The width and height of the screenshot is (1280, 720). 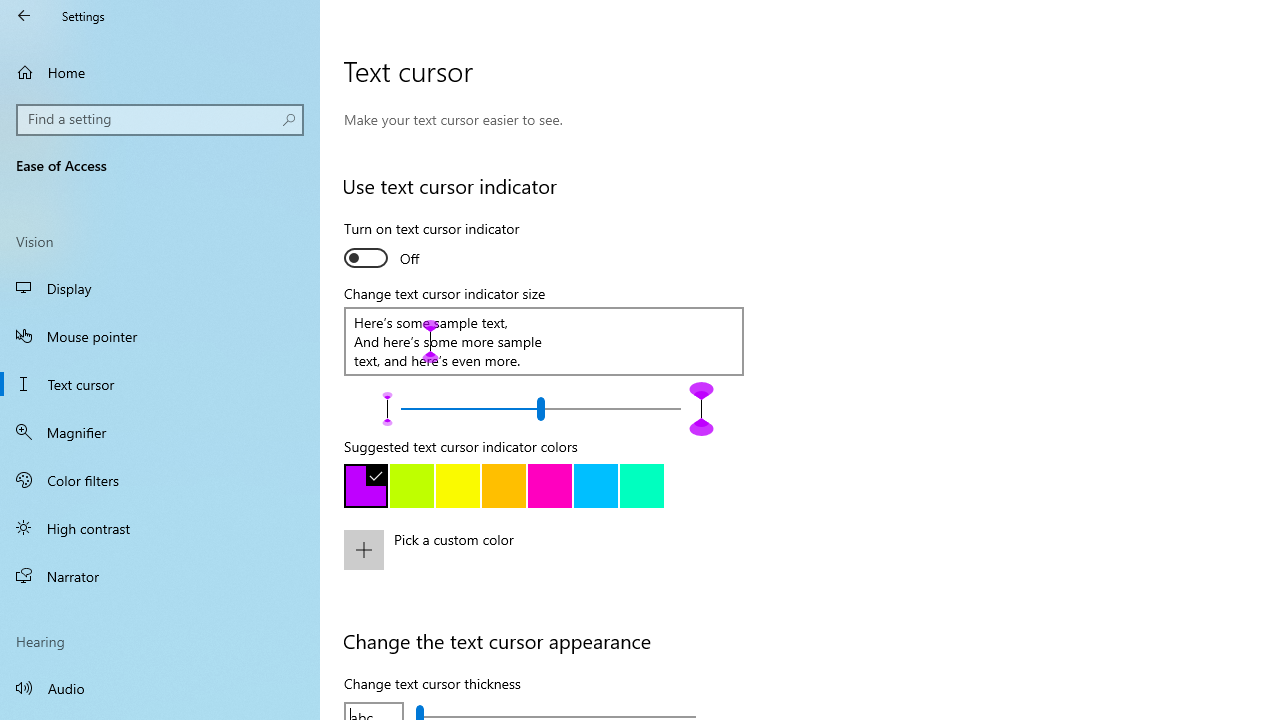 What do you see at coordinates (160, 288) in the screenshot?
I see `'Display'` at bounding box center [160, 288].